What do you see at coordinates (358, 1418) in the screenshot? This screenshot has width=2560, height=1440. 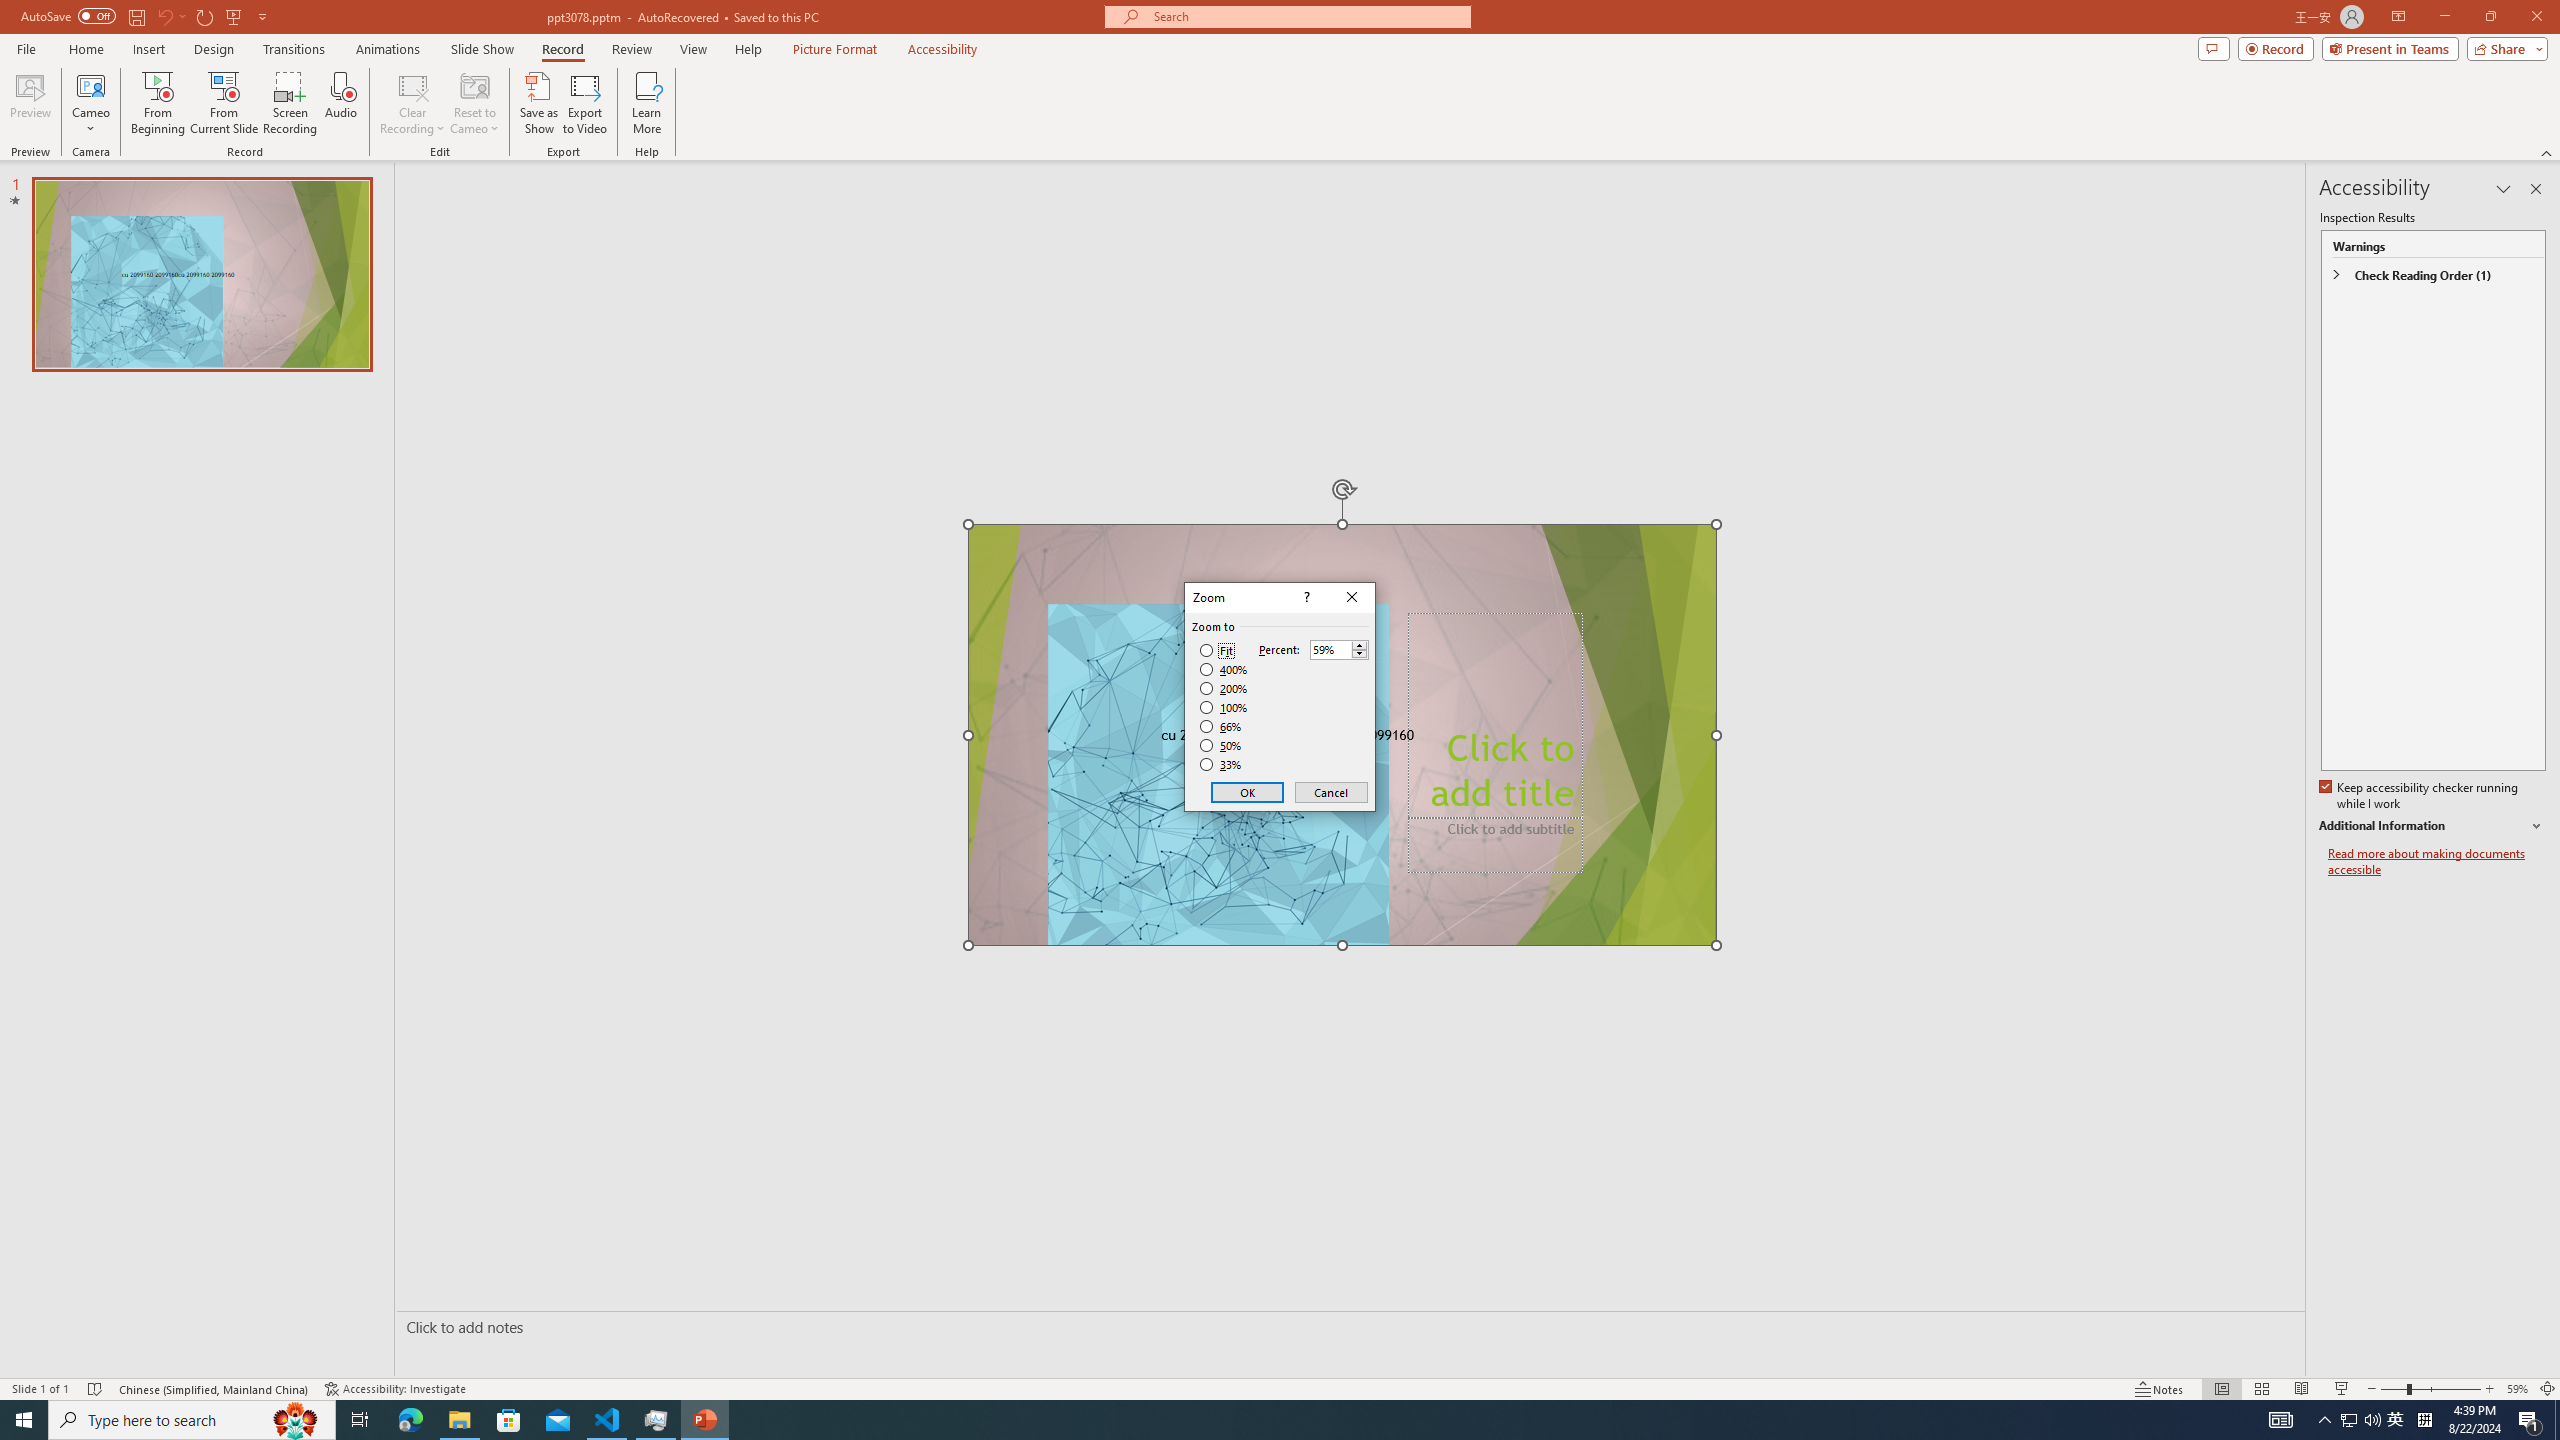 I see `'Task View'` at bounding box center [358, 1418].